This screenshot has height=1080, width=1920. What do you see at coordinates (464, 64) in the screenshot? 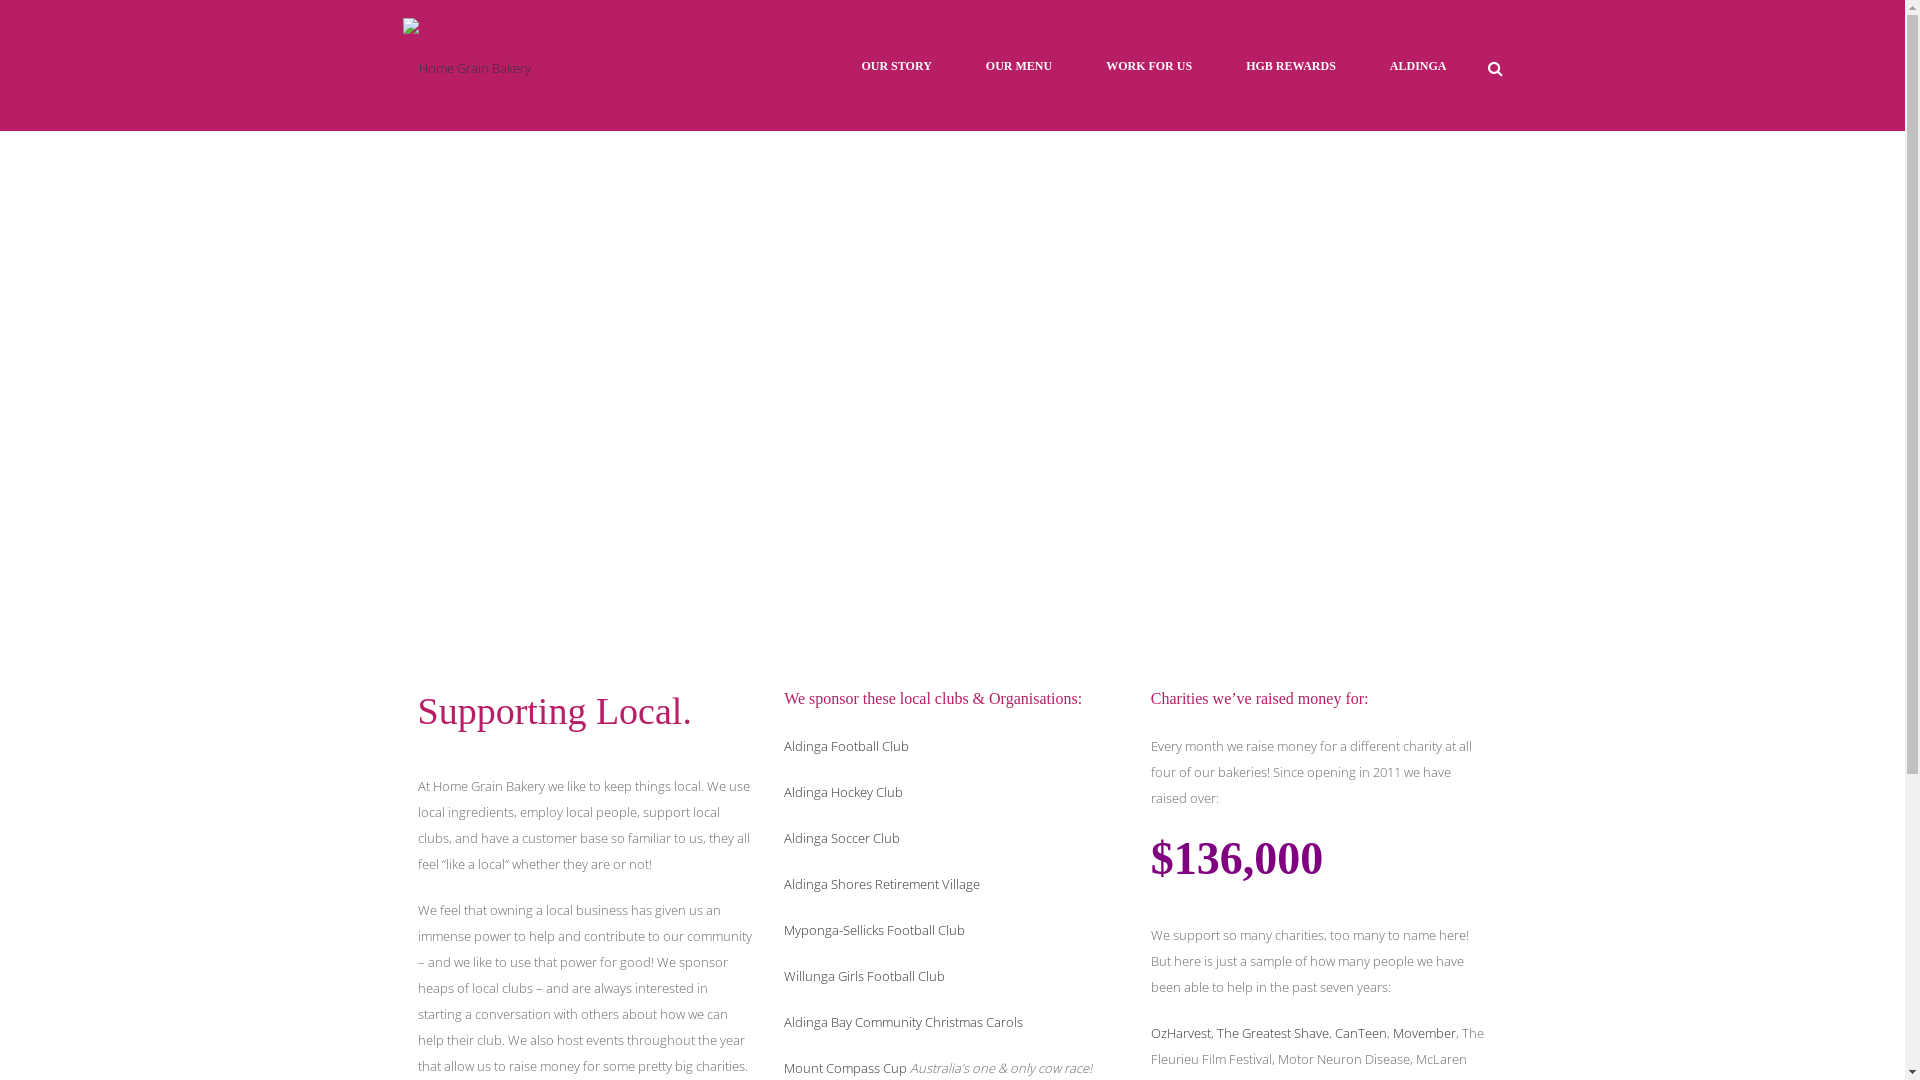
I see `'Home Grain Bakery'` at bounding box center [464, 64].